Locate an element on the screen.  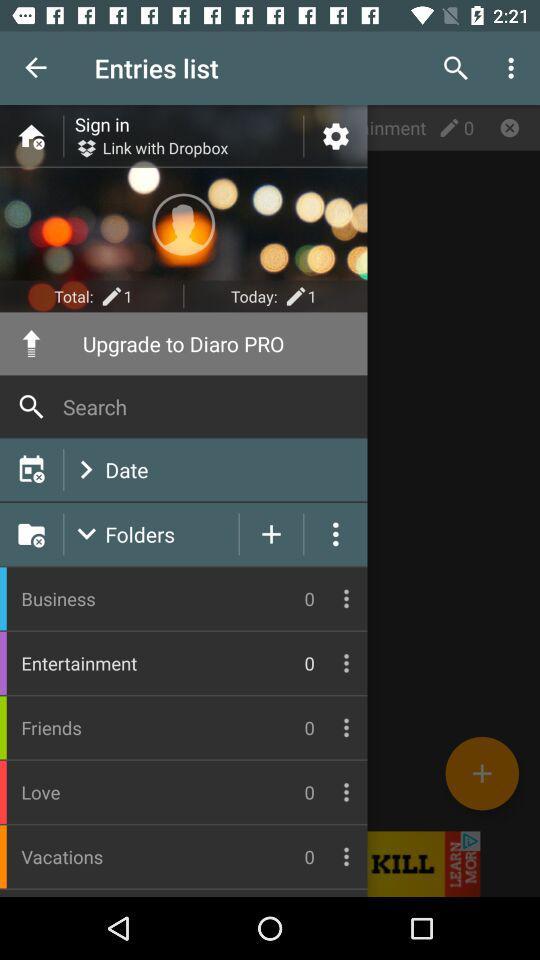
the add icon is located at coordinates (481, 772).